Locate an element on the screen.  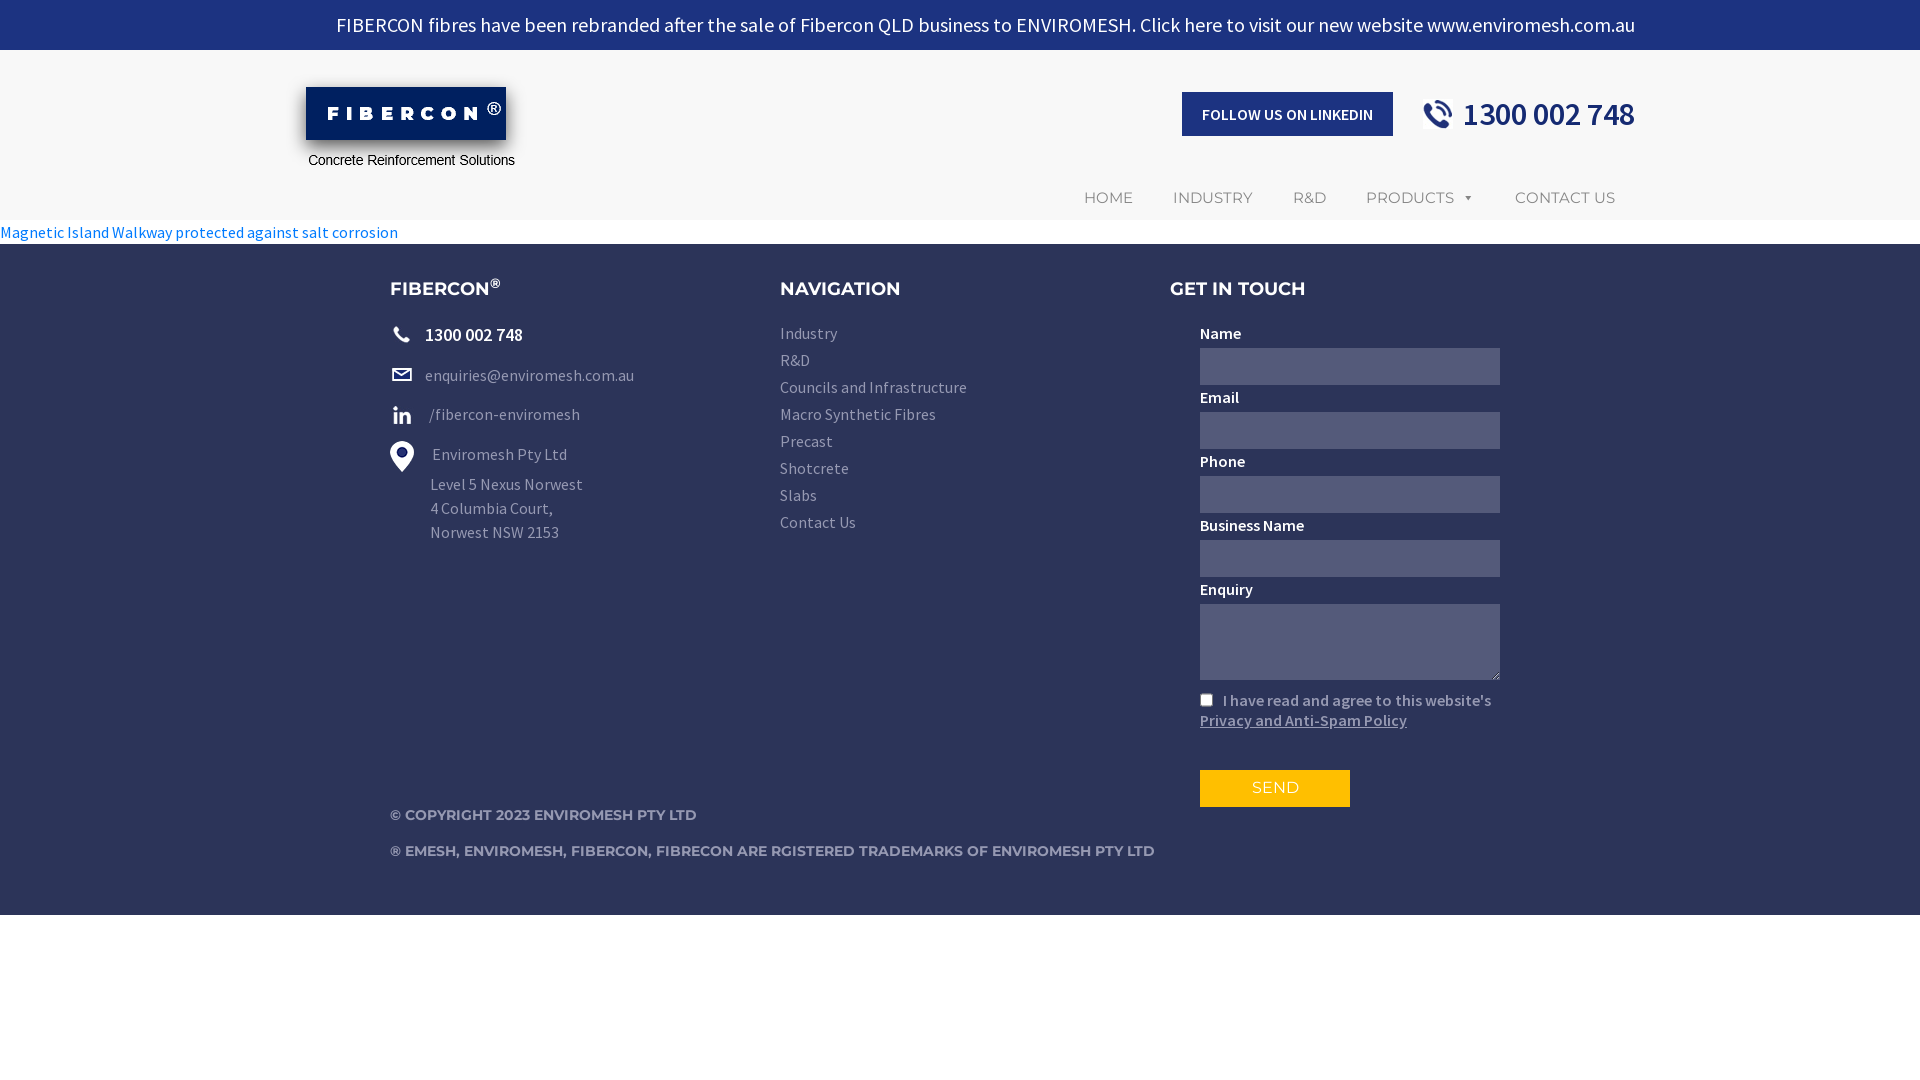
'HOME' is located at coordinates (1063, 197).